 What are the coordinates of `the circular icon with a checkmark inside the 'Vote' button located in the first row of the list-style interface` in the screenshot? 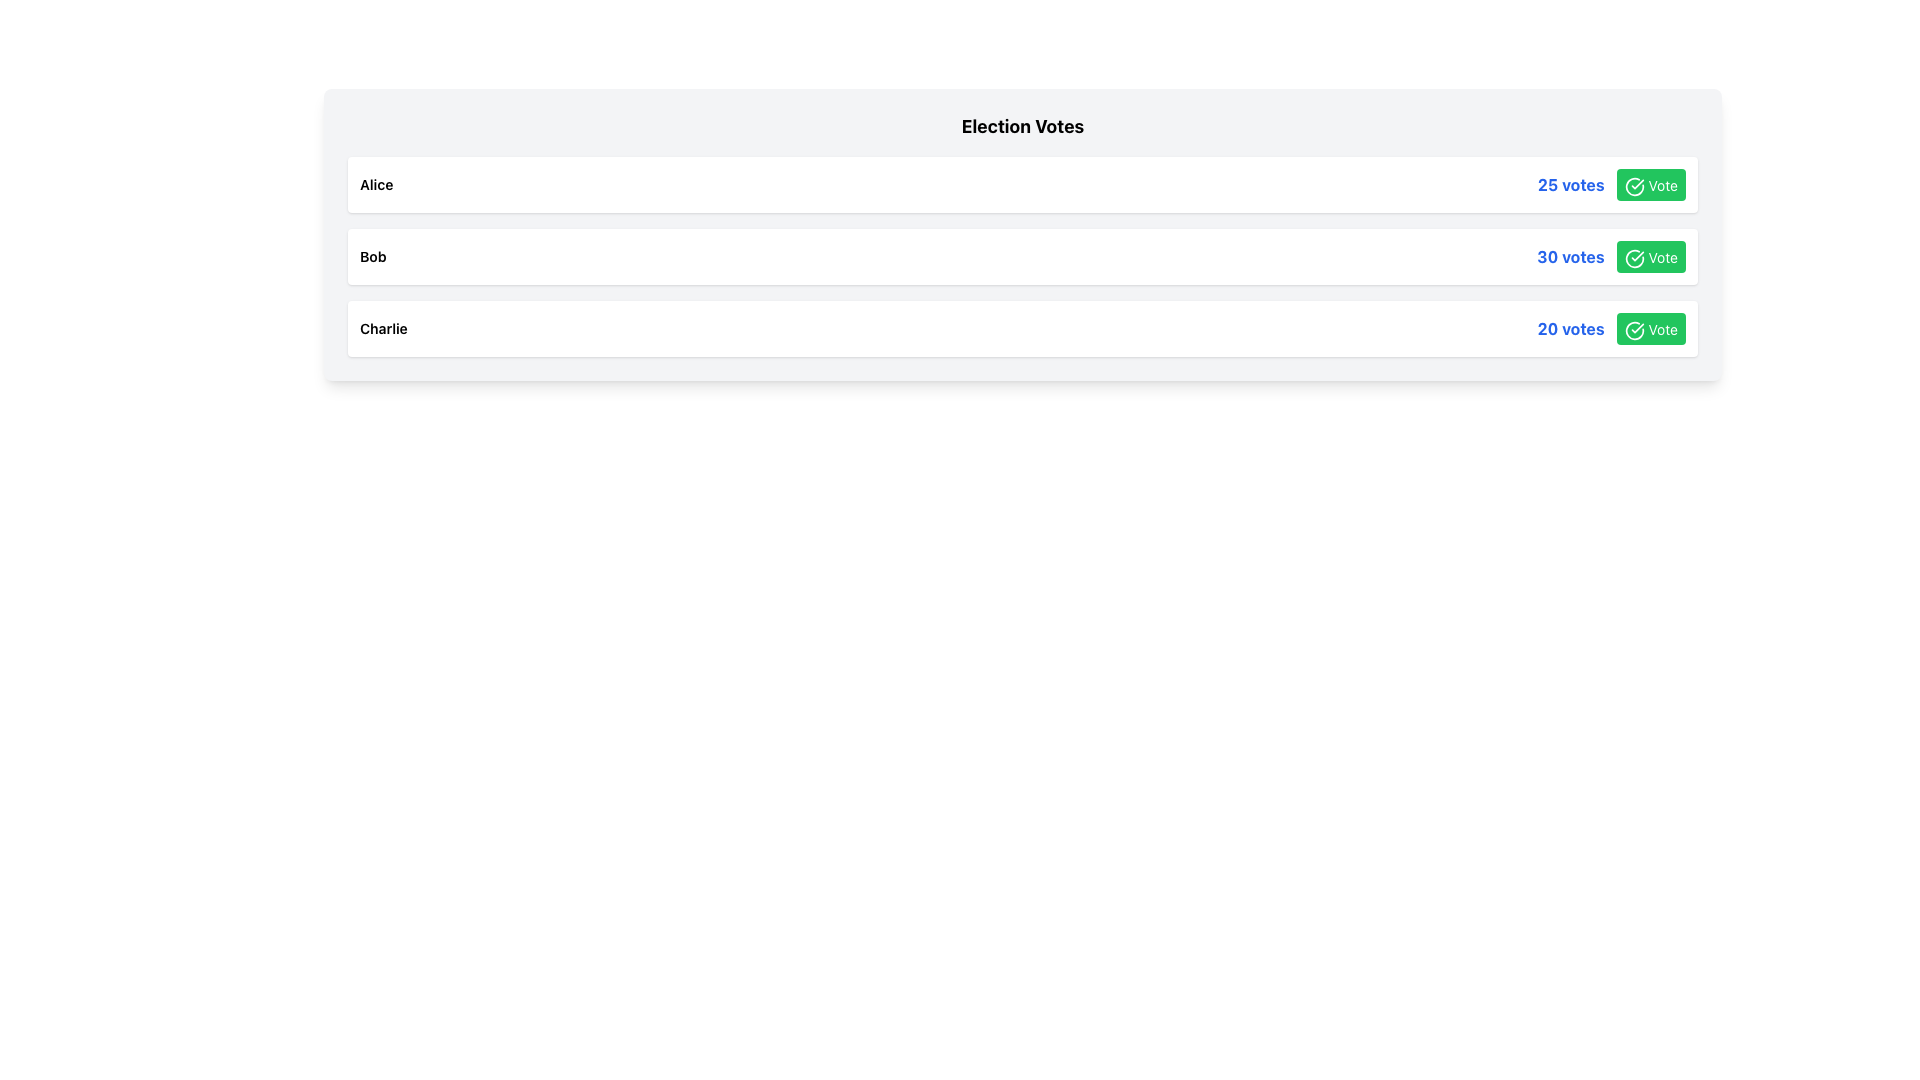 It's located at (1634, 186).